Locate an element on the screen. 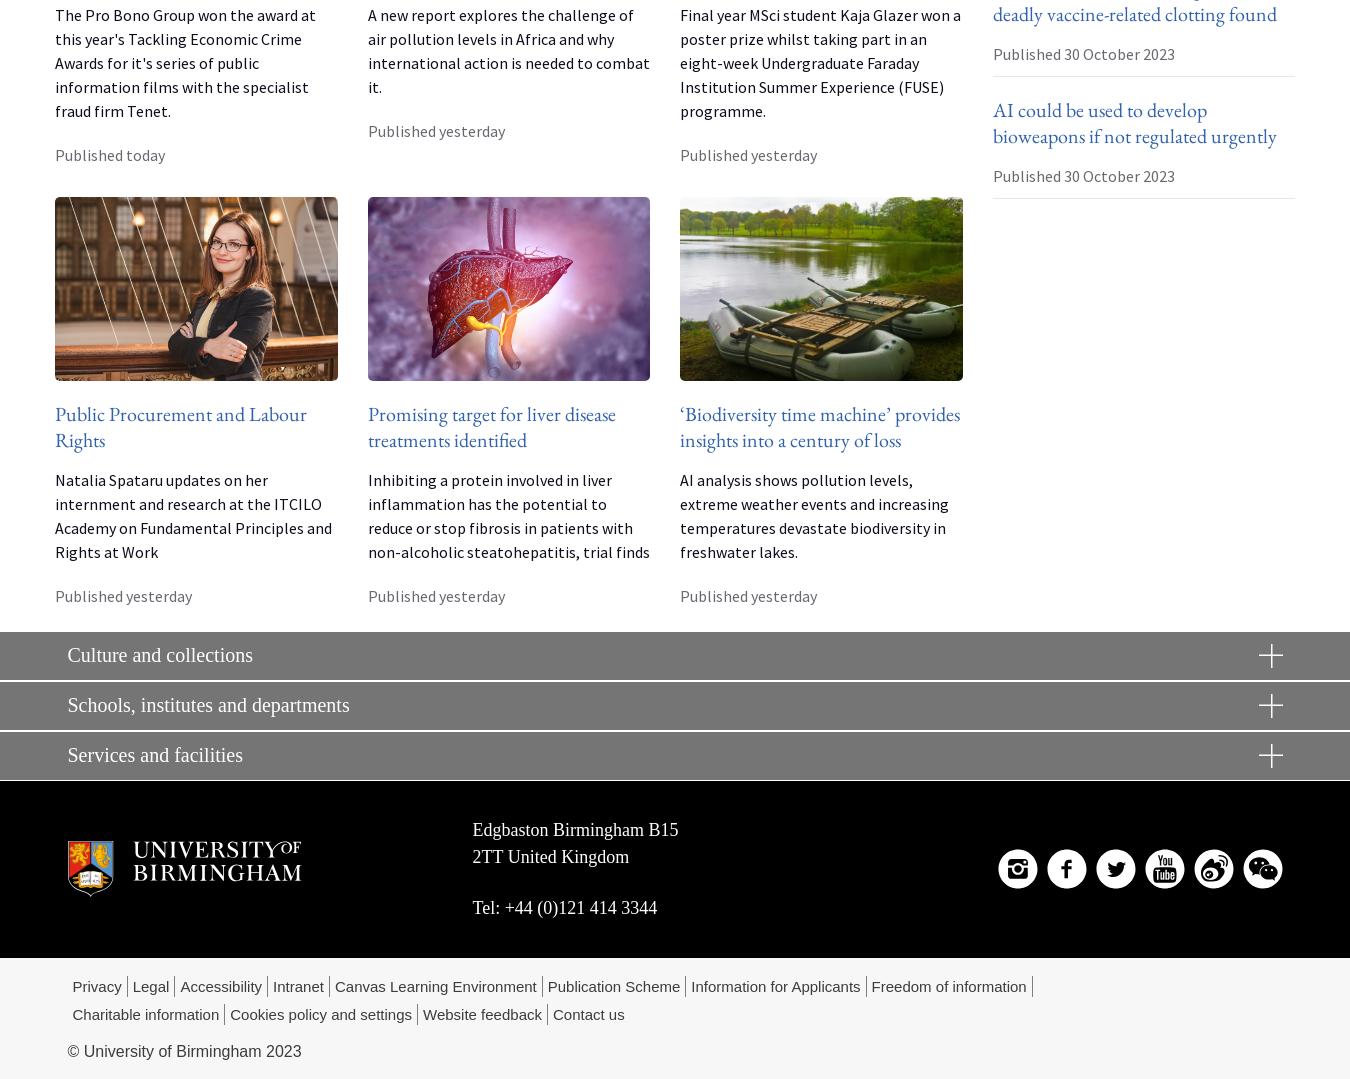 The width and height of the screenshot is (1350, 1079). 'Freedom of information' is located at coordinates (947, 984).